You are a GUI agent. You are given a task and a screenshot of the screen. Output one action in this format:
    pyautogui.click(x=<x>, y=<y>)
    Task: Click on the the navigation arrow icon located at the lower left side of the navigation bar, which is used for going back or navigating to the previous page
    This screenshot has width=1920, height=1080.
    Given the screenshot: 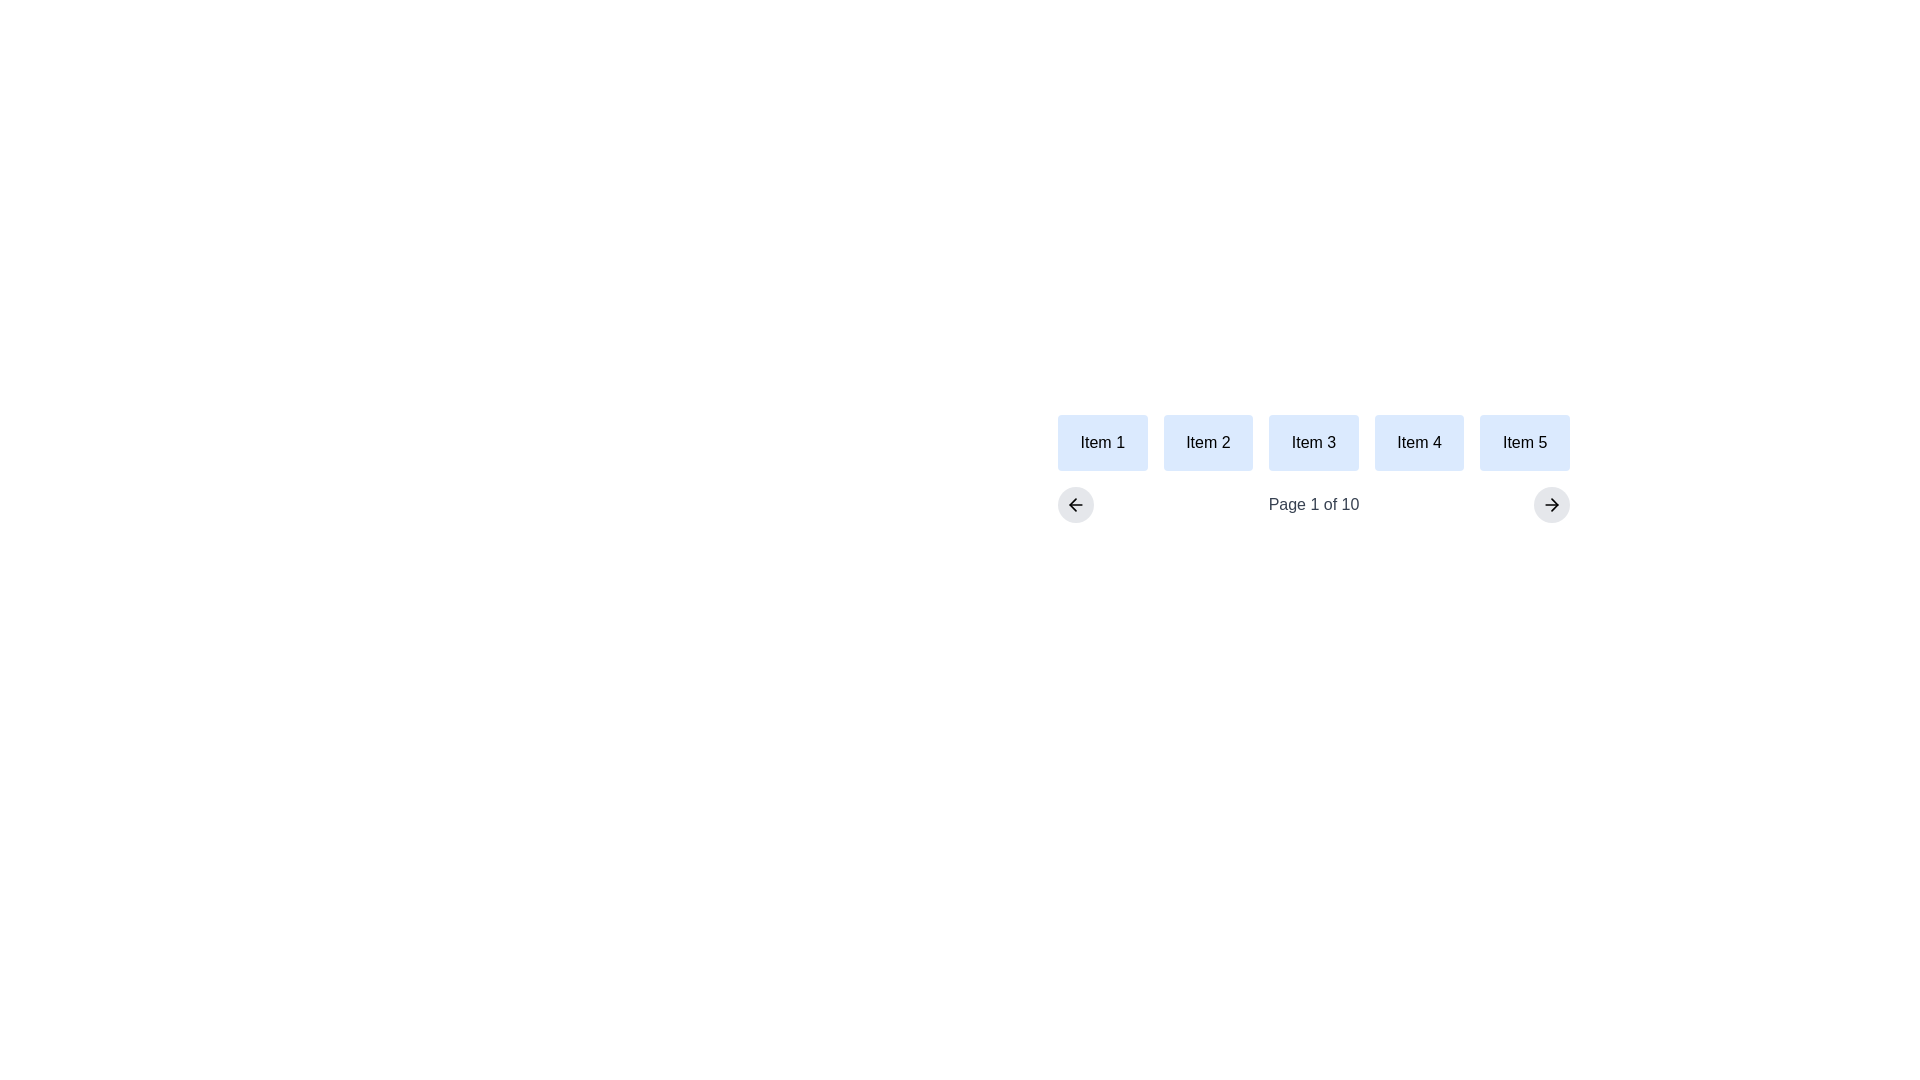 What is the action you would take?
    pyautogui.click(x=1072, y=504)
    